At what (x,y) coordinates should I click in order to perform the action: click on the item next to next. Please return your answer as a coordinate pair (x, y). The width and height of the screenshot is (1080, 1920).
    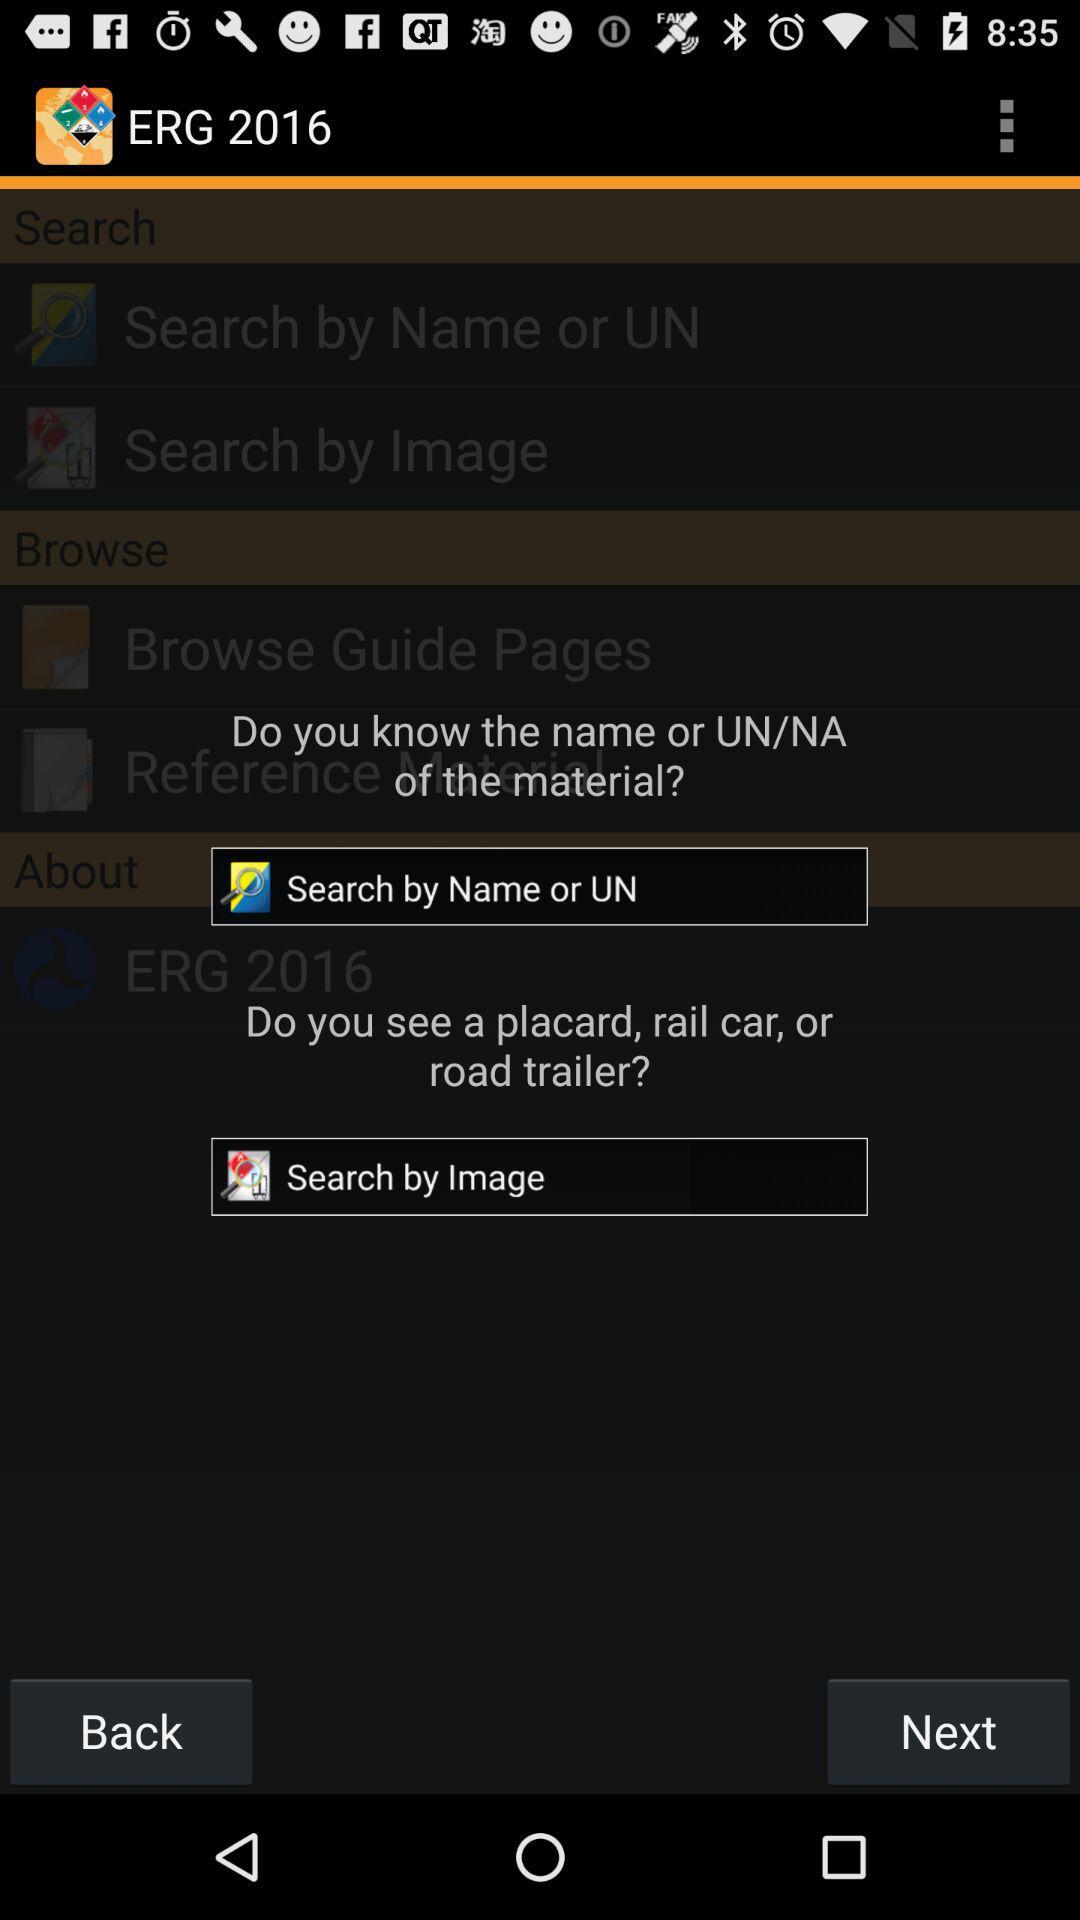
    Looking at the image, I should click on (131, 1730).